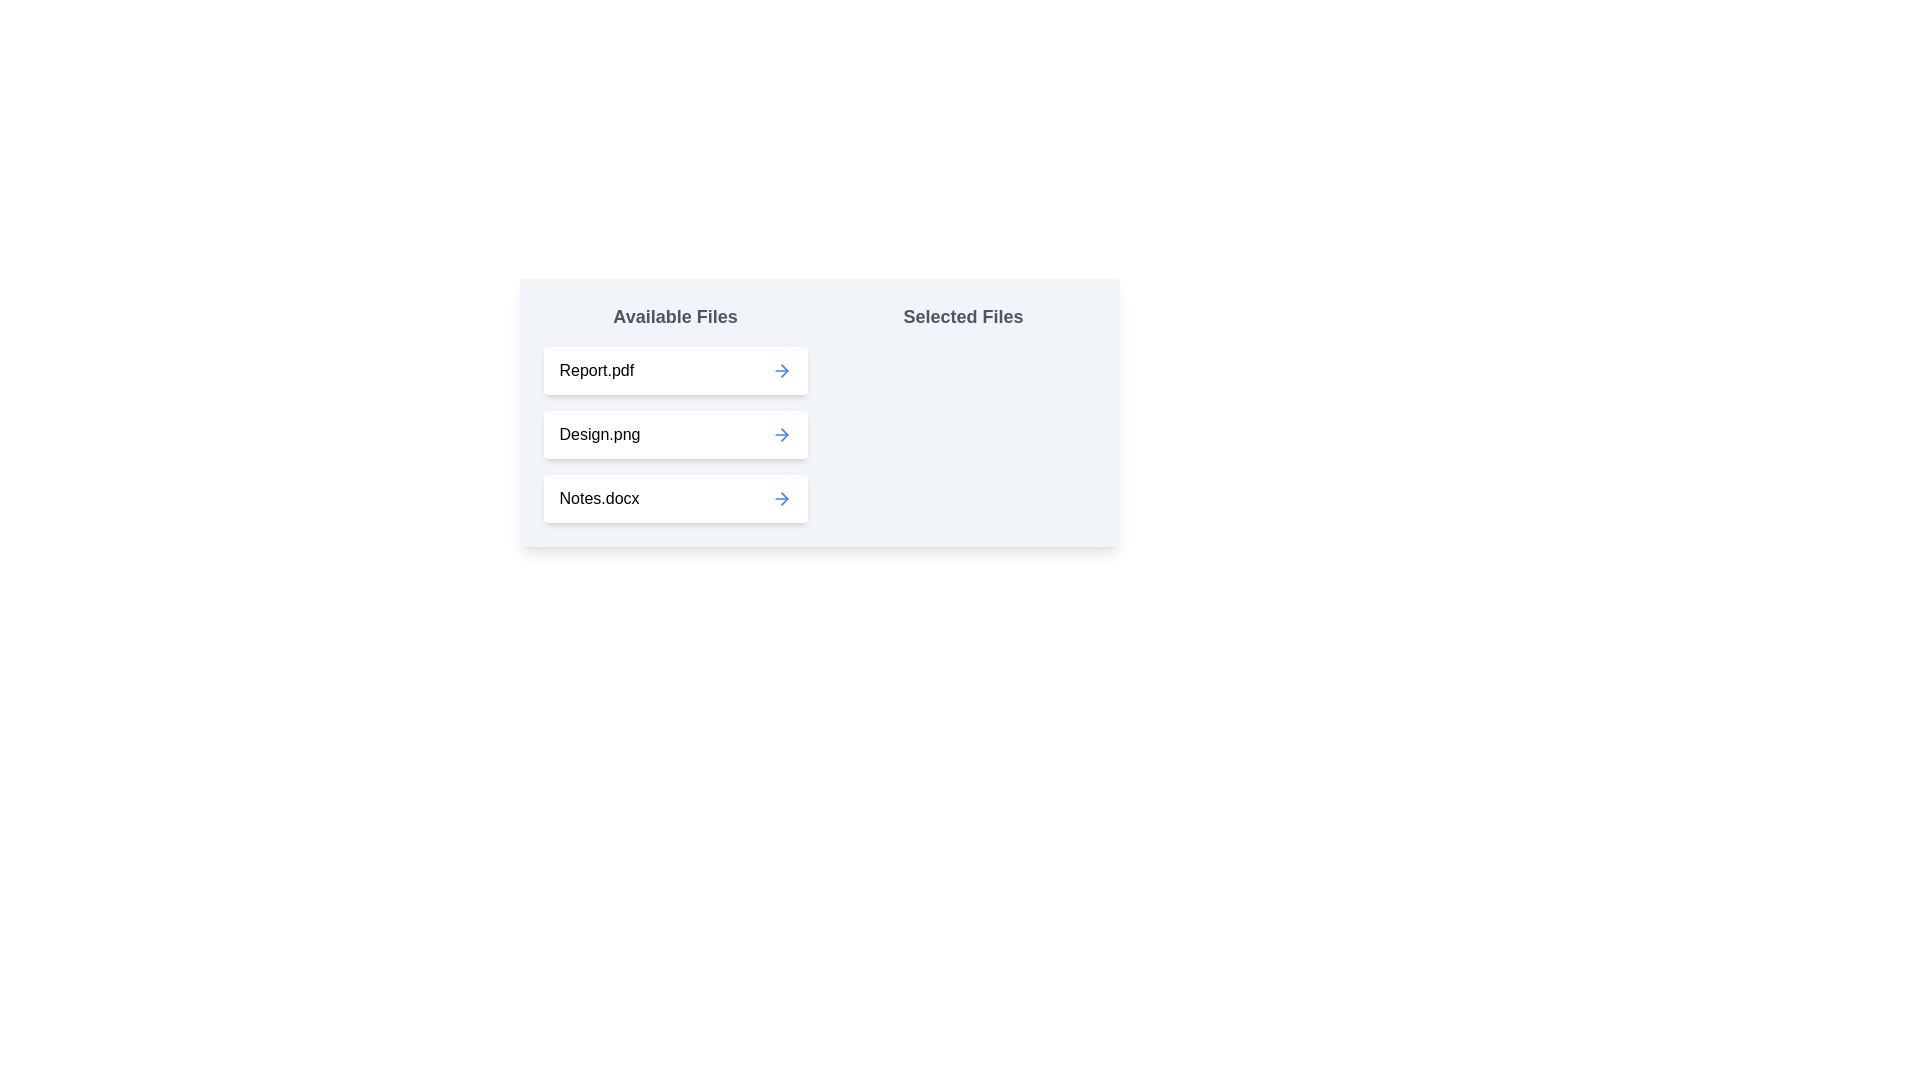  I want to click on the selectable list item labeled 'Notes.docx', so click(675, 497).